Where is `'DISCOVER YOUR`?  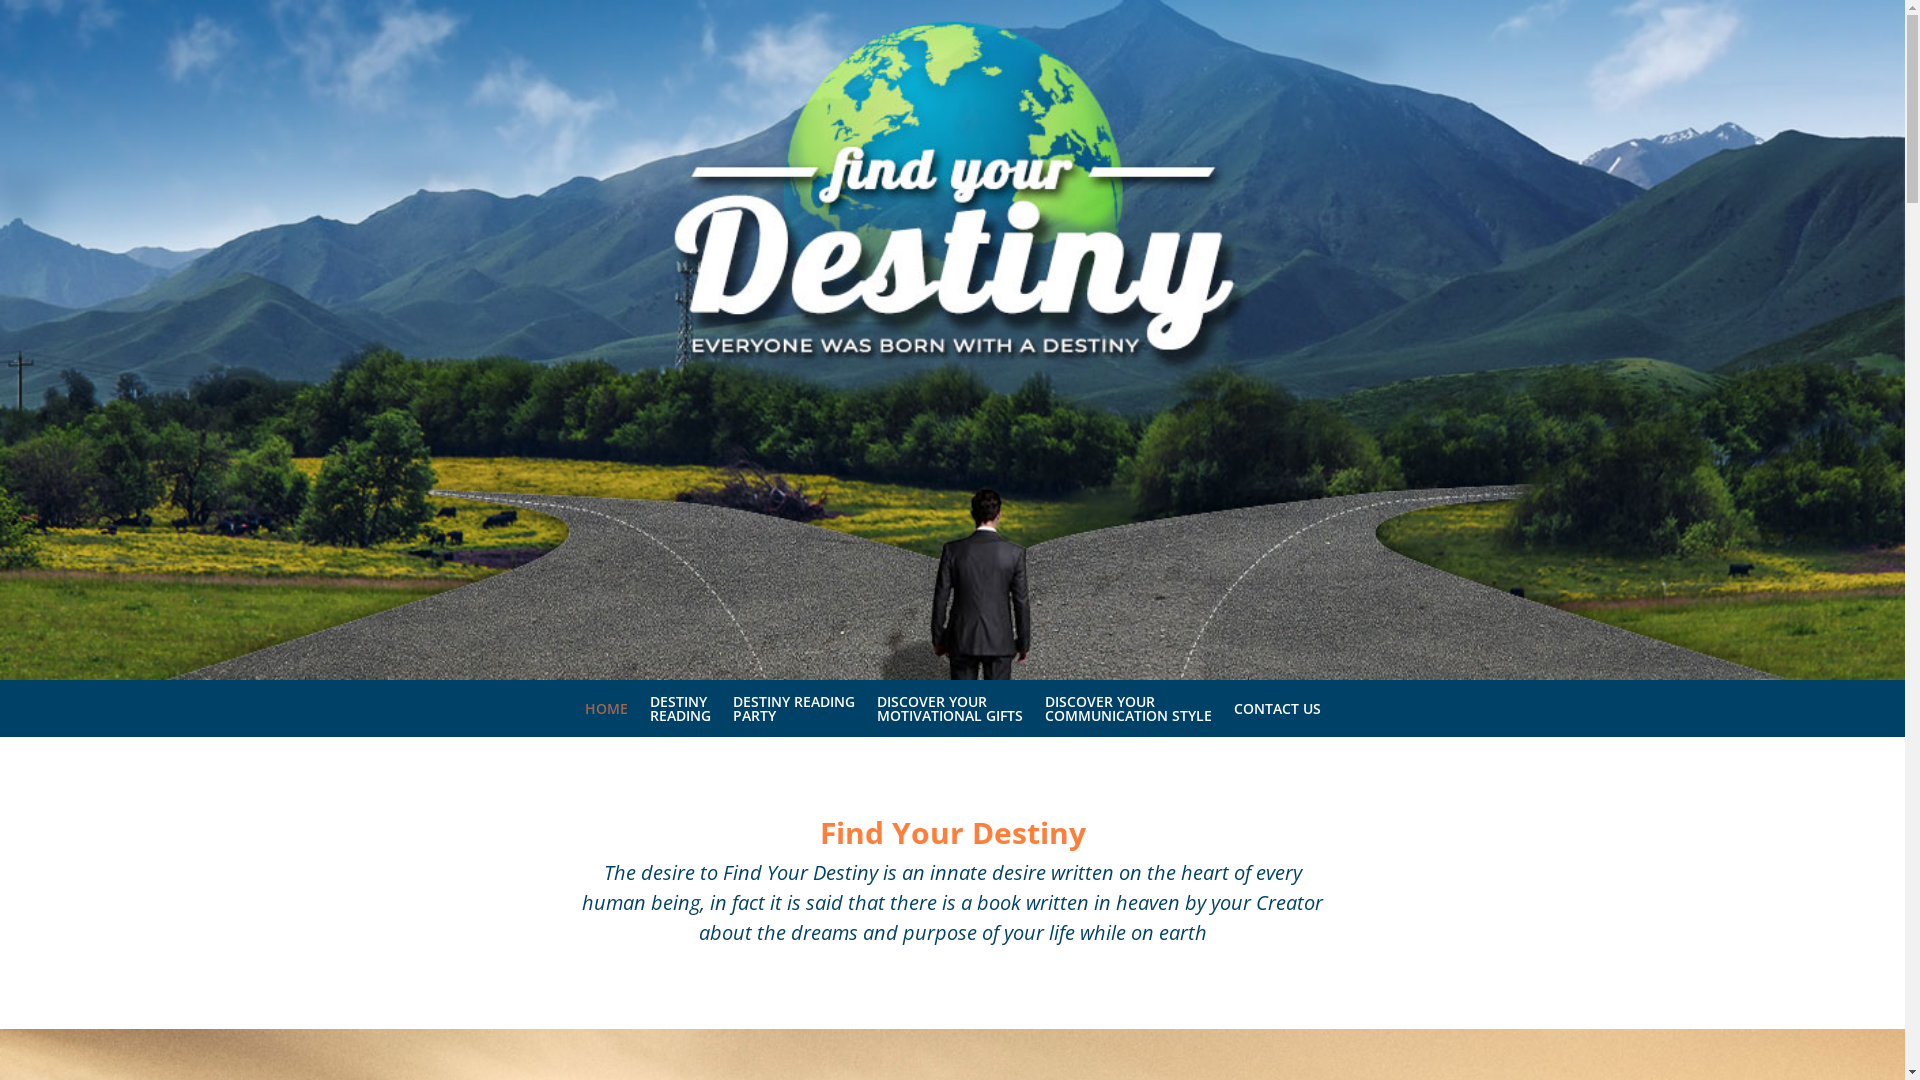
'DISCOVER YOUR is located at coordinates (948, 715).